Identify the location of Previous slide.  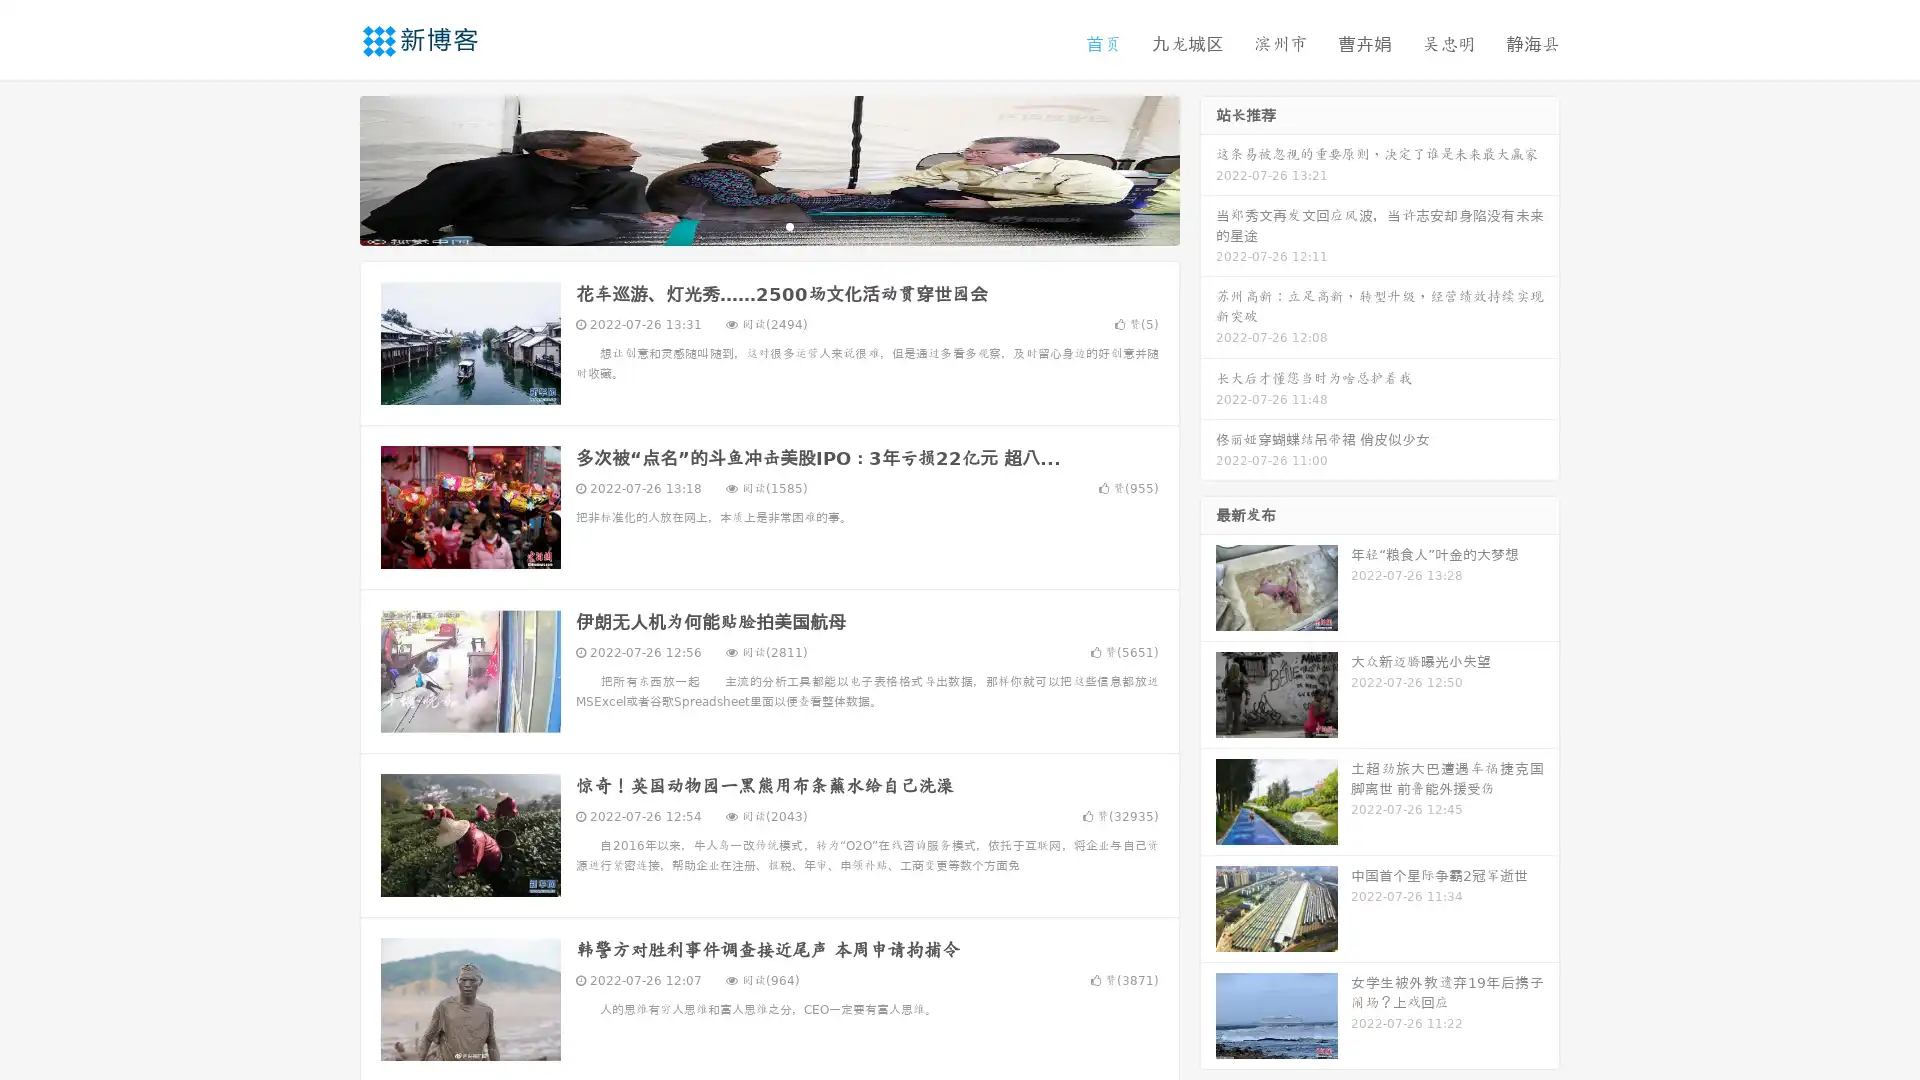
(330, 168).